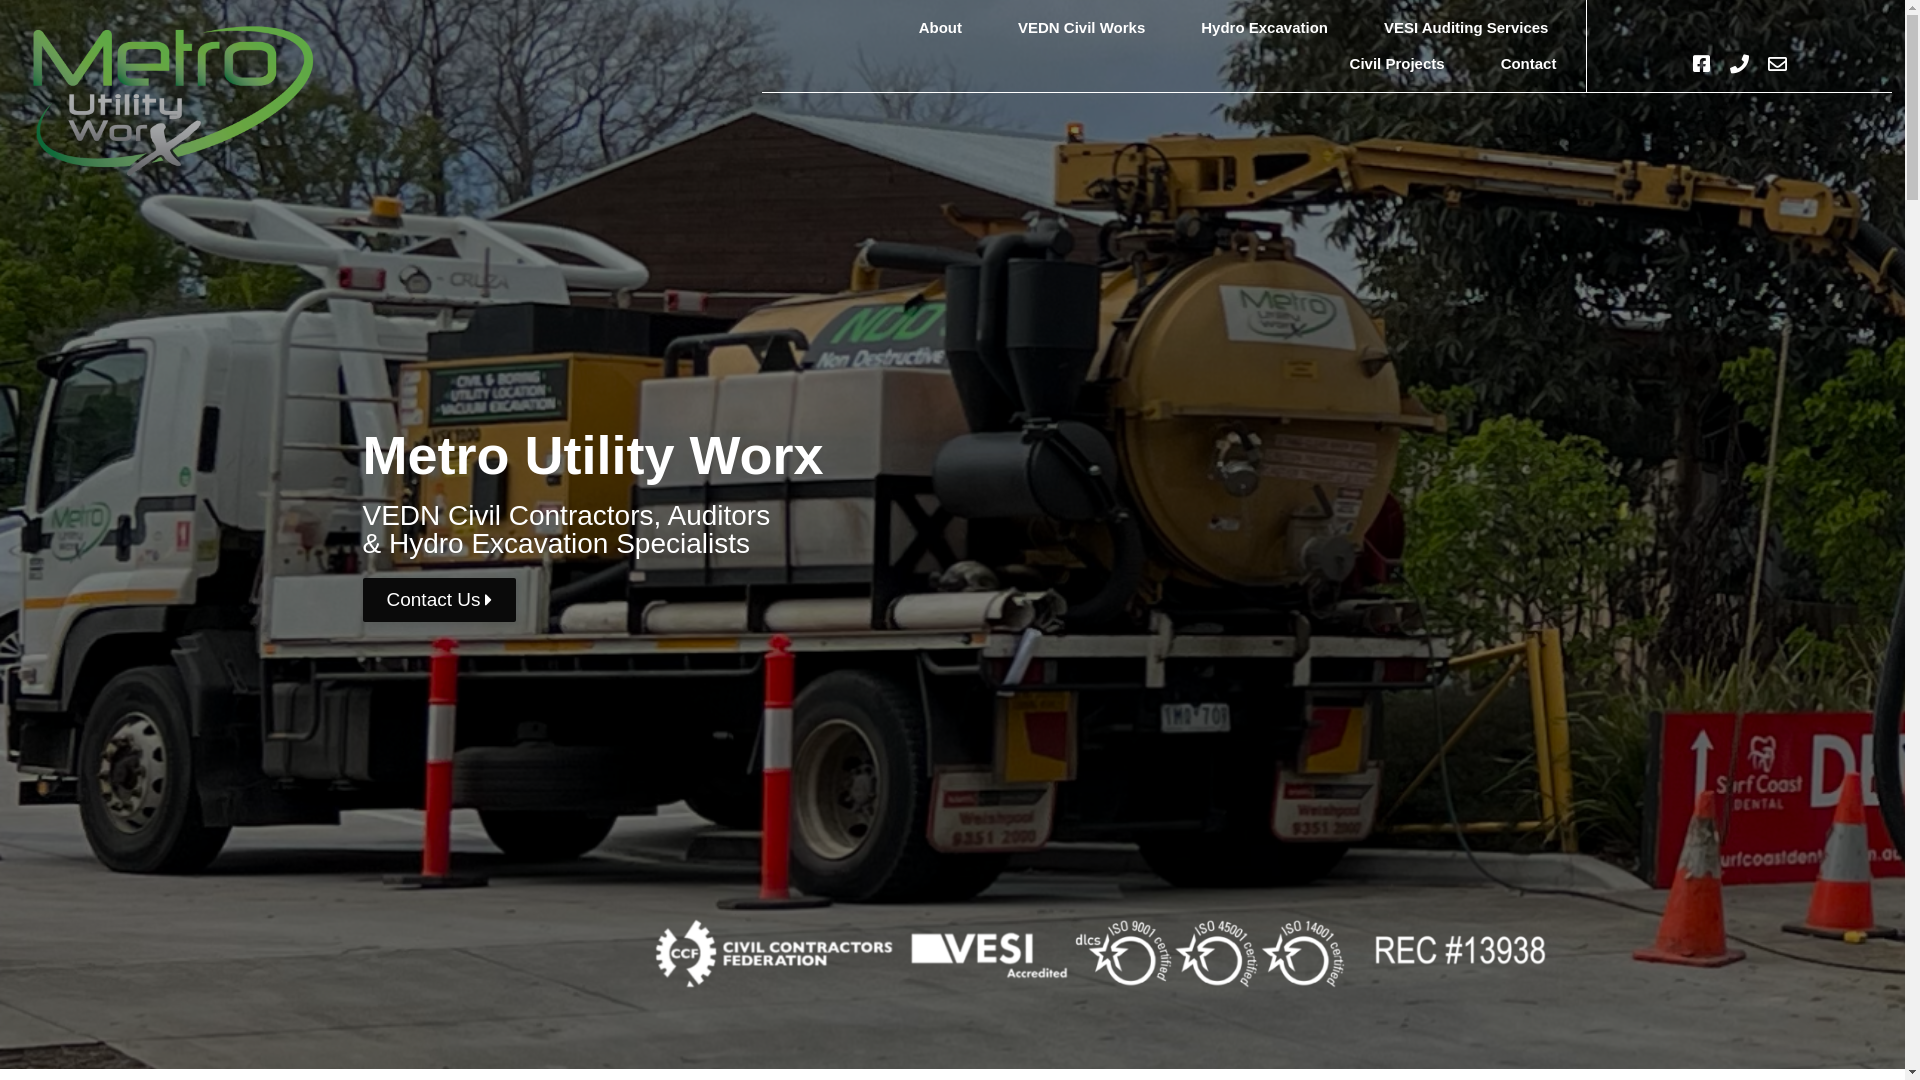  Describe the element at coordinates (1080, 27) in the screenshot. I see `'VEDN Civil Works'` at that location.